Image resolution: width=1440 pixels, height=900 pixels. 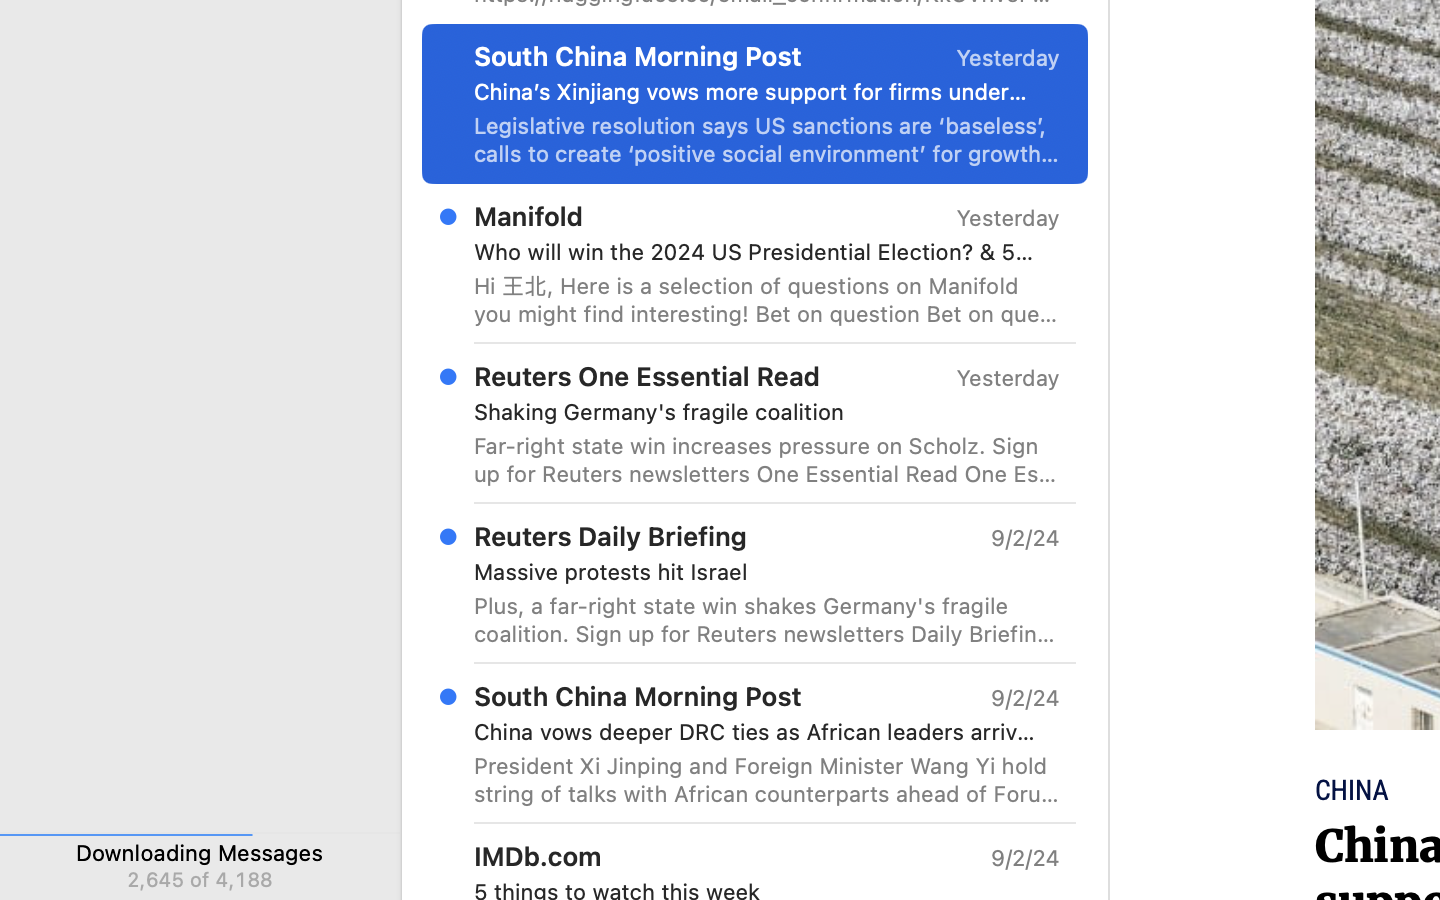 What do you see at coordinates (758, 251) in the screenshot?
I see `'Who will win the 2024 US Presidential Election? & 5 more interesting markets on Manifold'` at bounding box center [758, 251].